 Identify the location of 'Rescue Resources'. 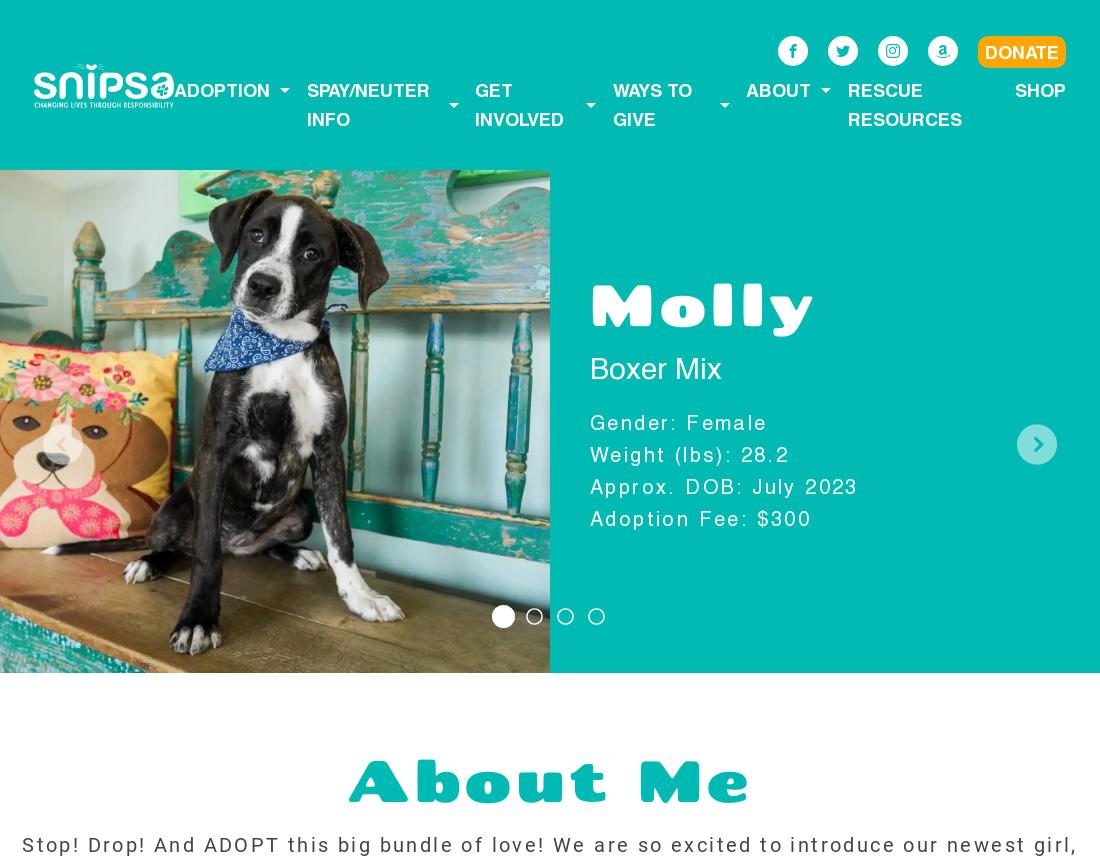
(846, 103).